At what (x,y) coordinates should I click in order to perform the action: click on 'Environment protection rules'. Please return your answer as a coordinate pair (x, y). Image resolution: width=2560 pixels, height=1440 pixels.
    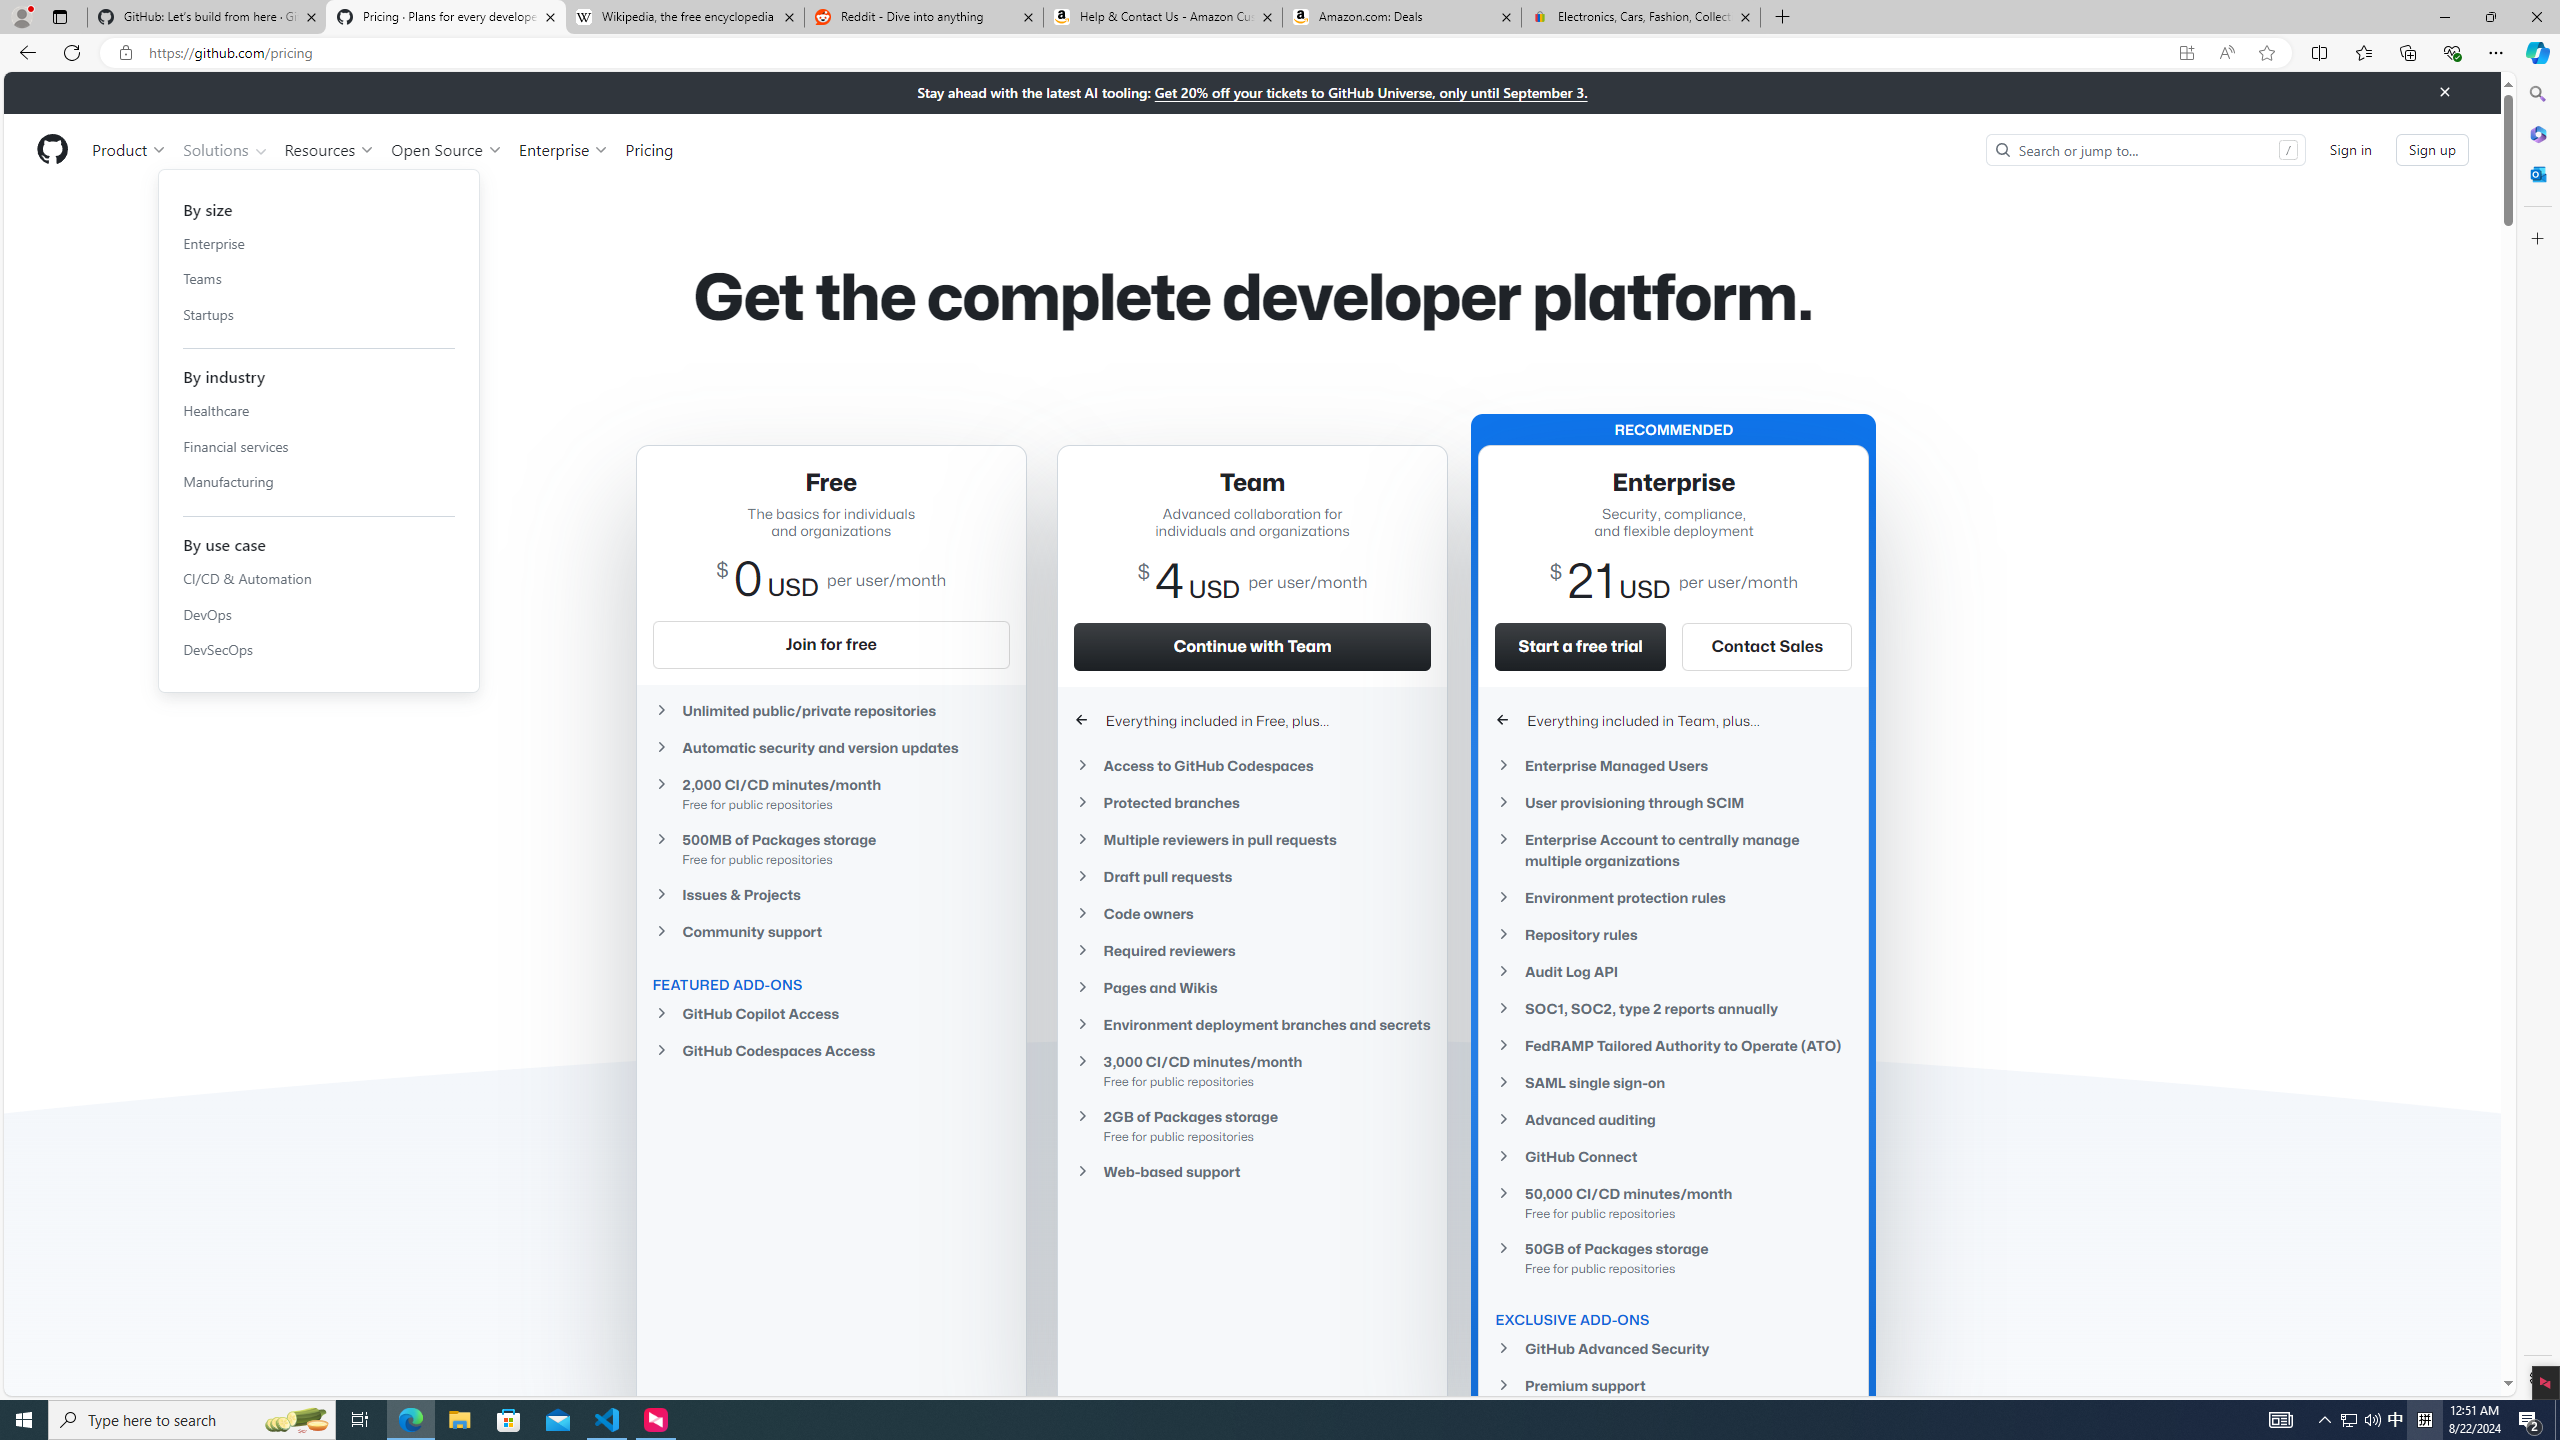
    Looking at the image, I should click on (1674, 896).